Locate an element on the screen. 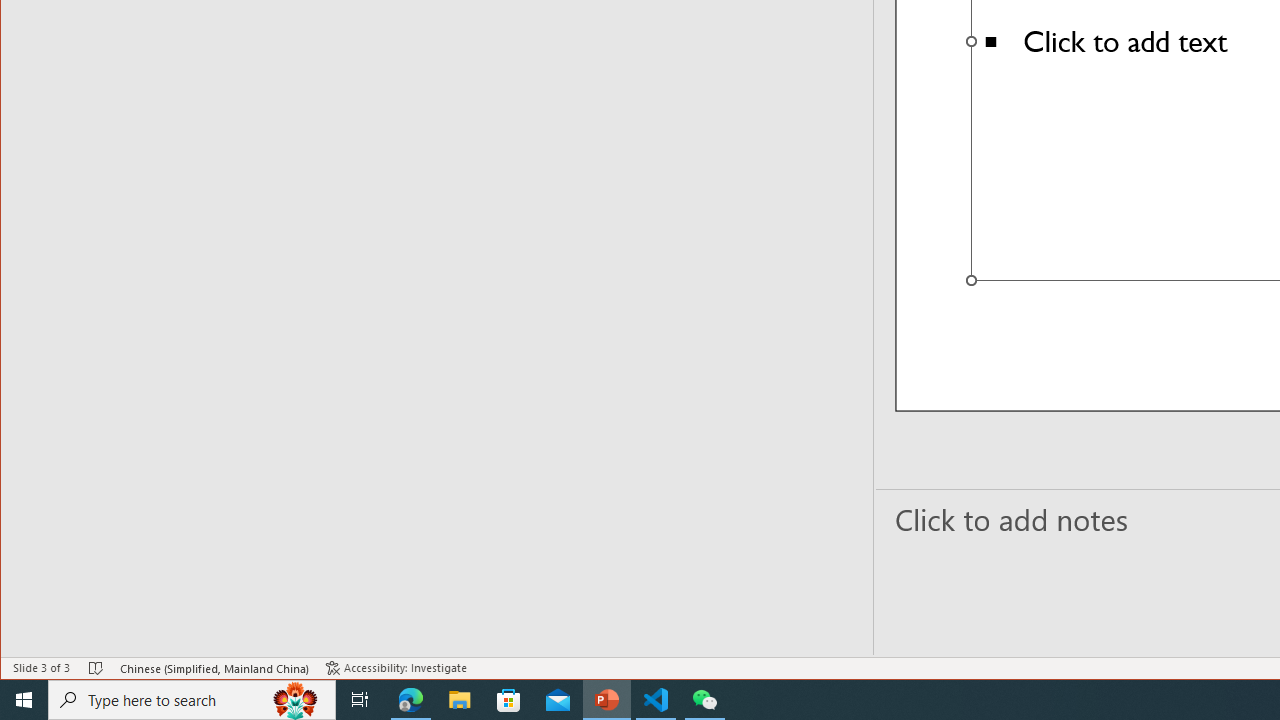 Image resolution: width=1280 pixels, height=720 pixels. 'Microsoft Store' is located at coordinates (509, 698).